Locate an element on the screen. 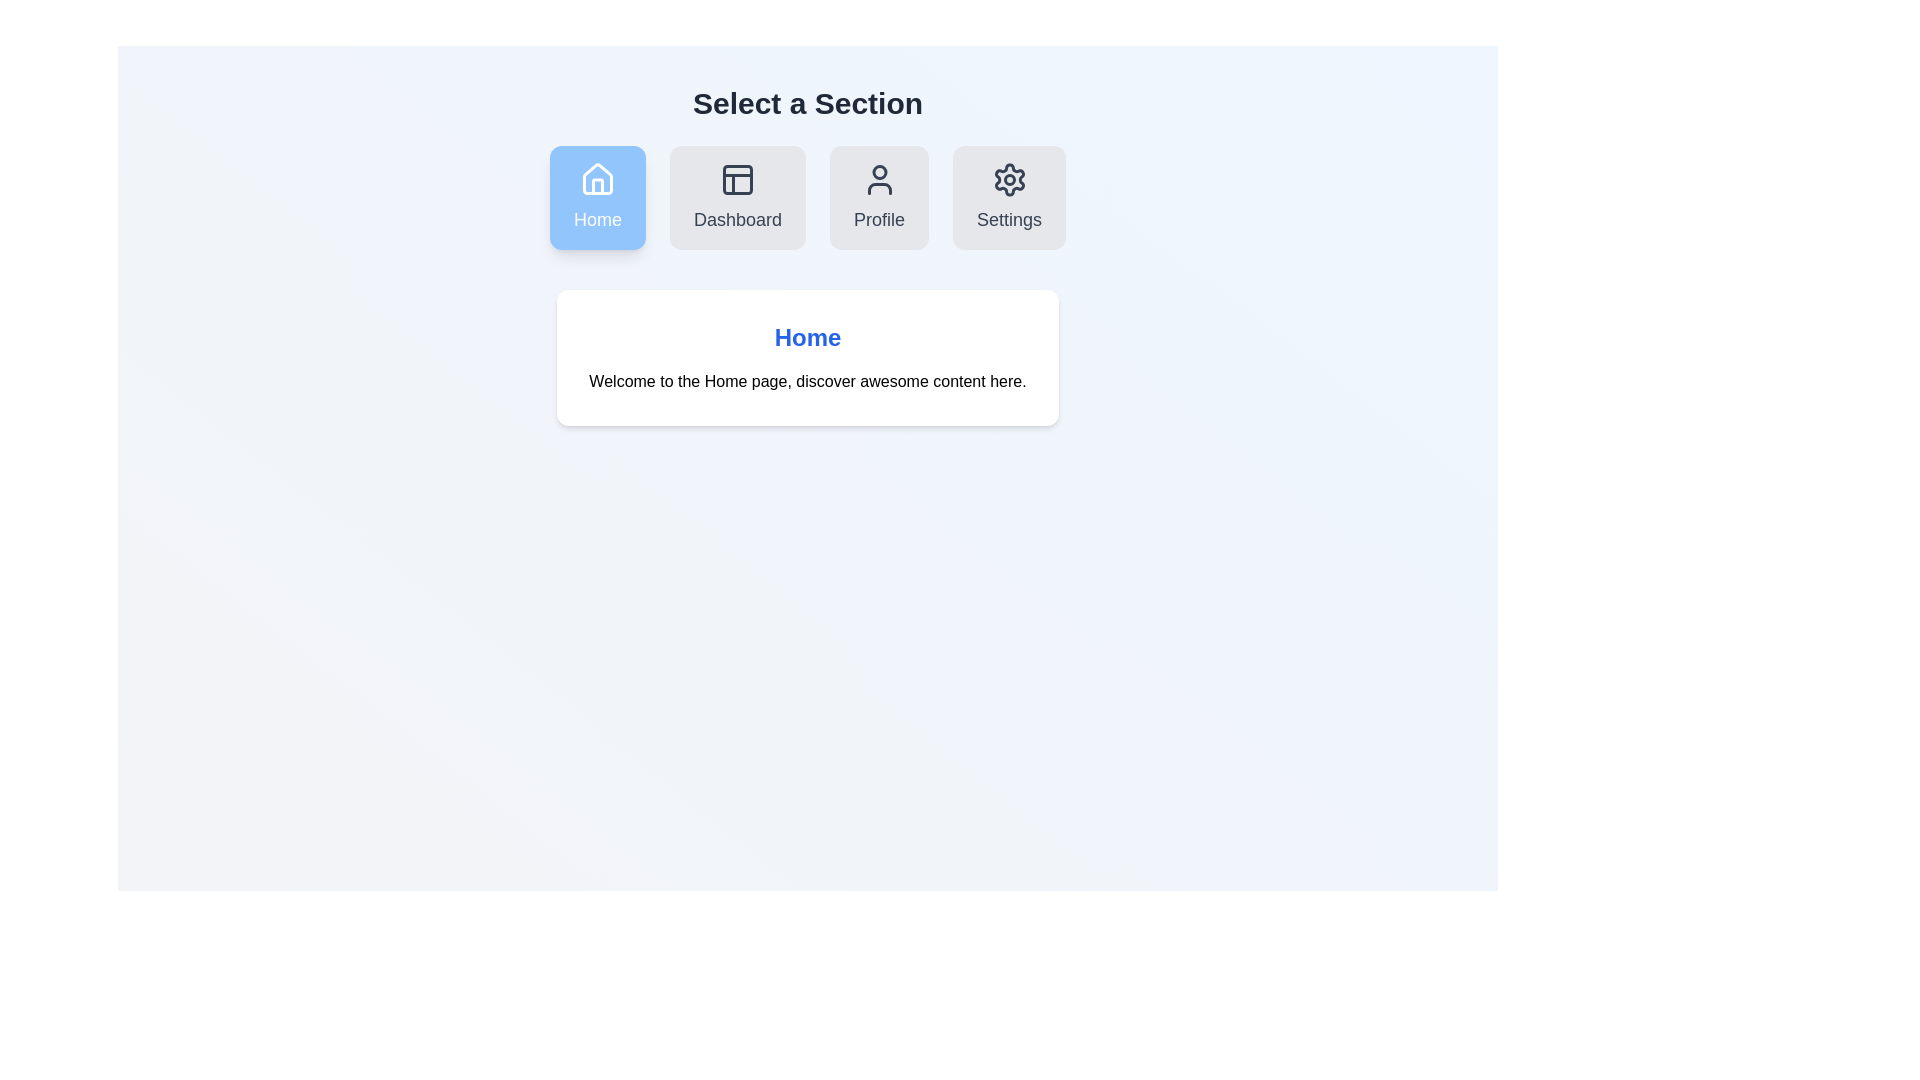  the Settings section icon to select it is located at coordinates (1009, 197).